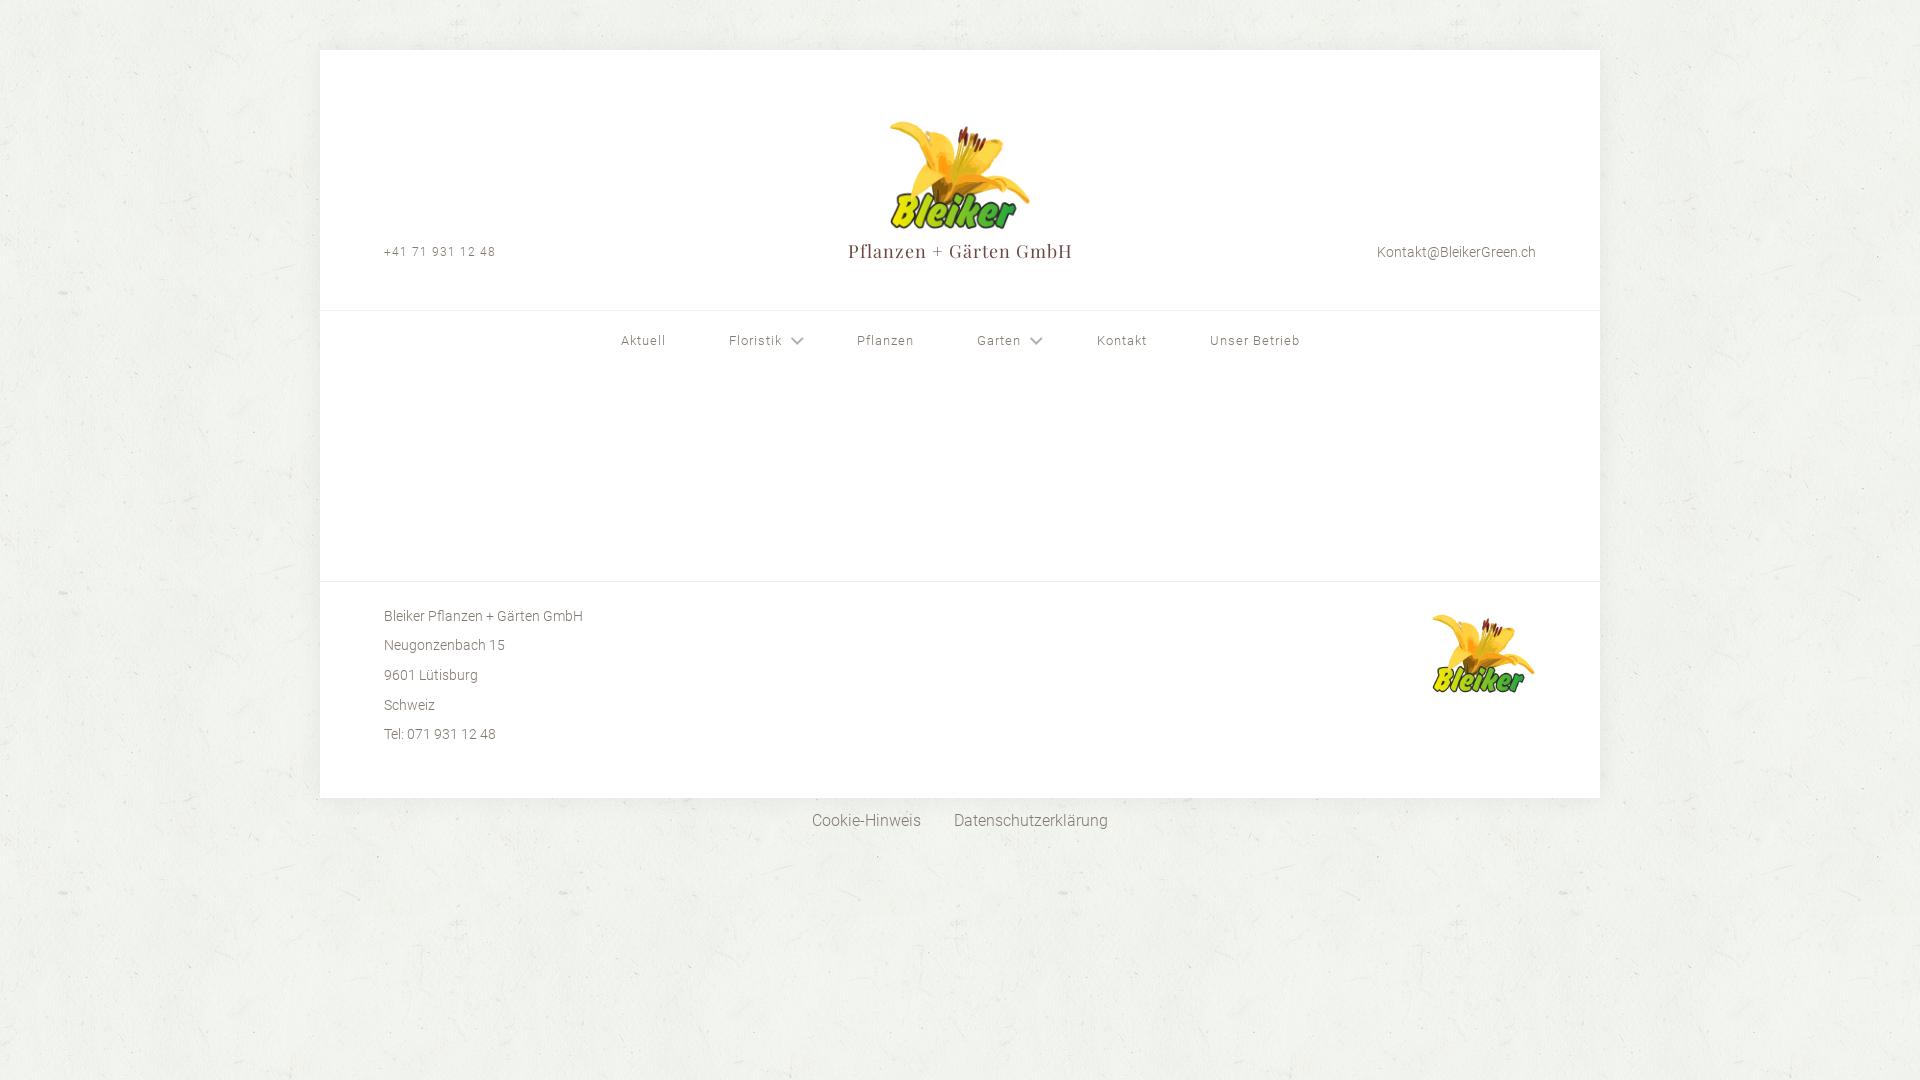 The width and height of the screenshot is (1920, 1080). What do you see at coordinates (1121, 339) in the screenshot?
I see `'Kontakt'` at bounding box center [1121, 339].